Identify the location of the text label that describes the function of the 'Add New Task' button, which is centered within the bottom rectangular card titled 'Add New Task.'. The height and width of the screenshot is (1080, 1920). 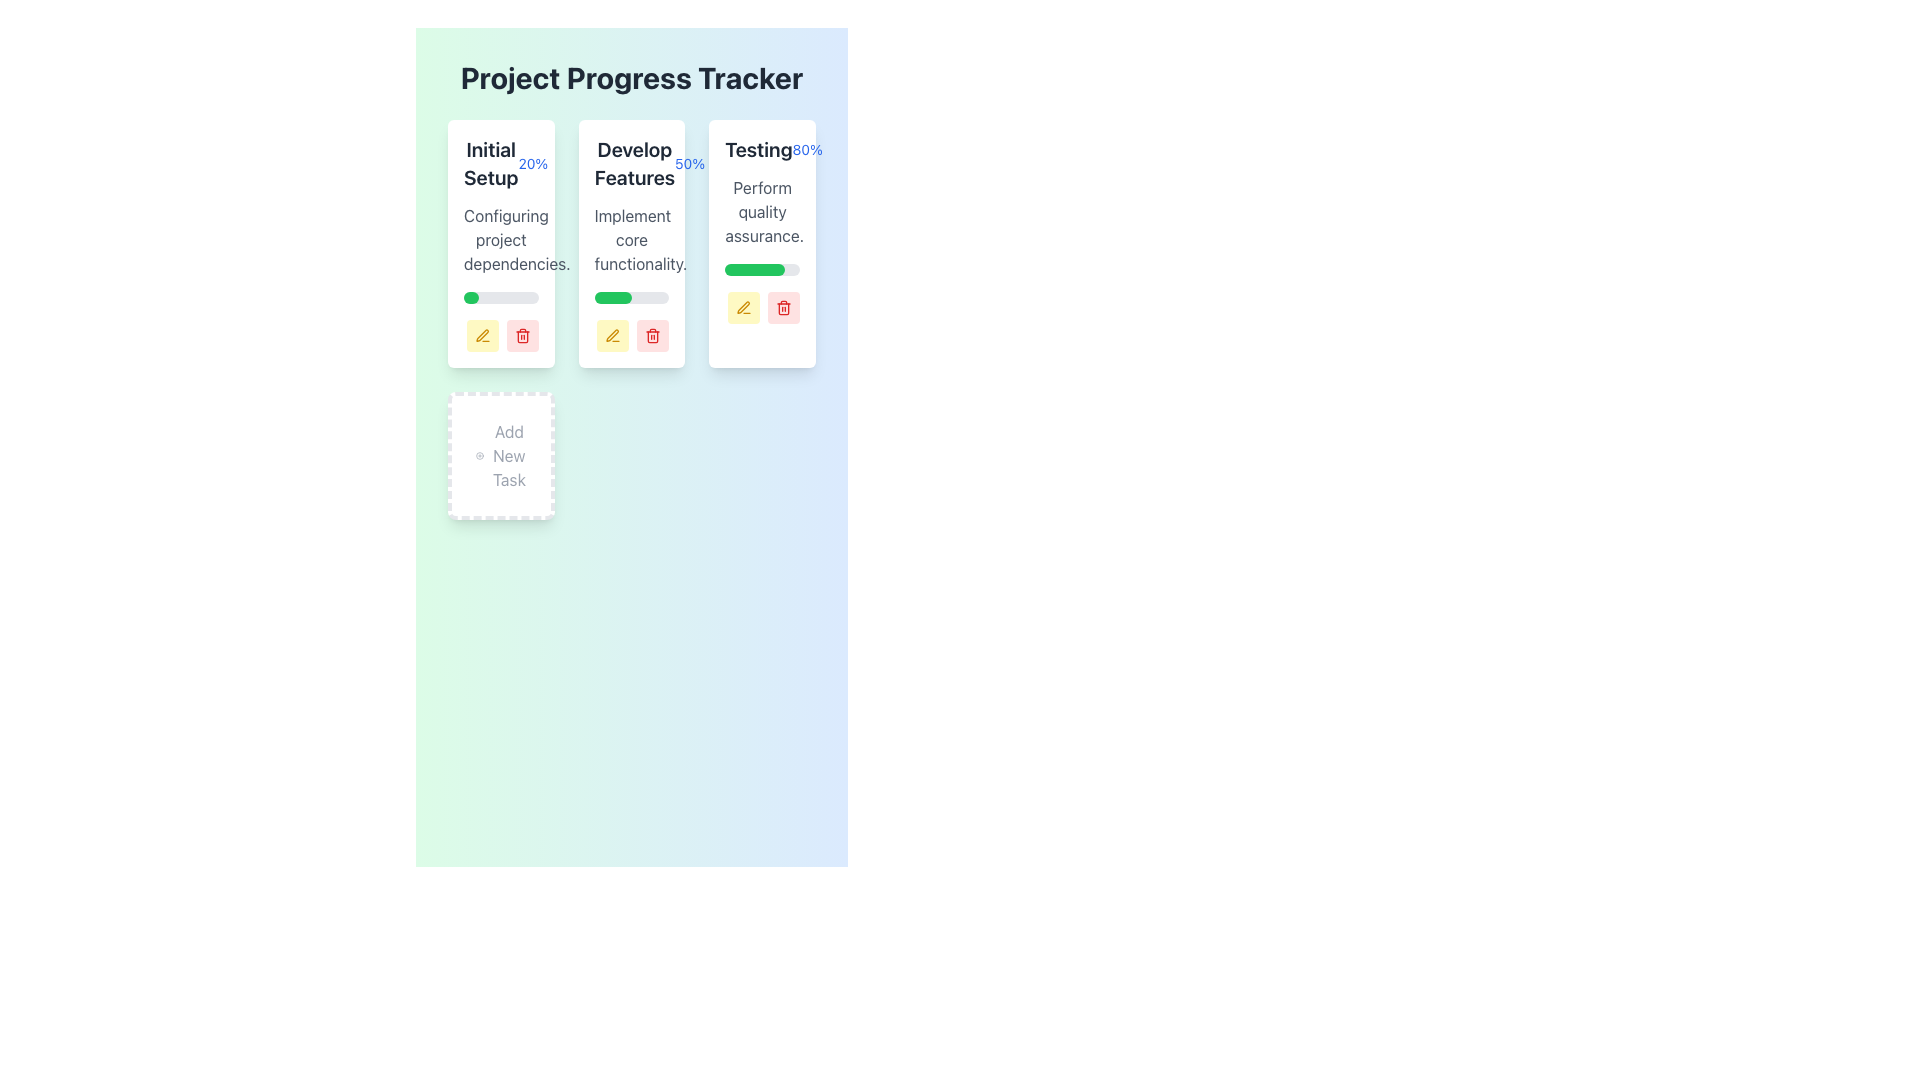
(509, 455).